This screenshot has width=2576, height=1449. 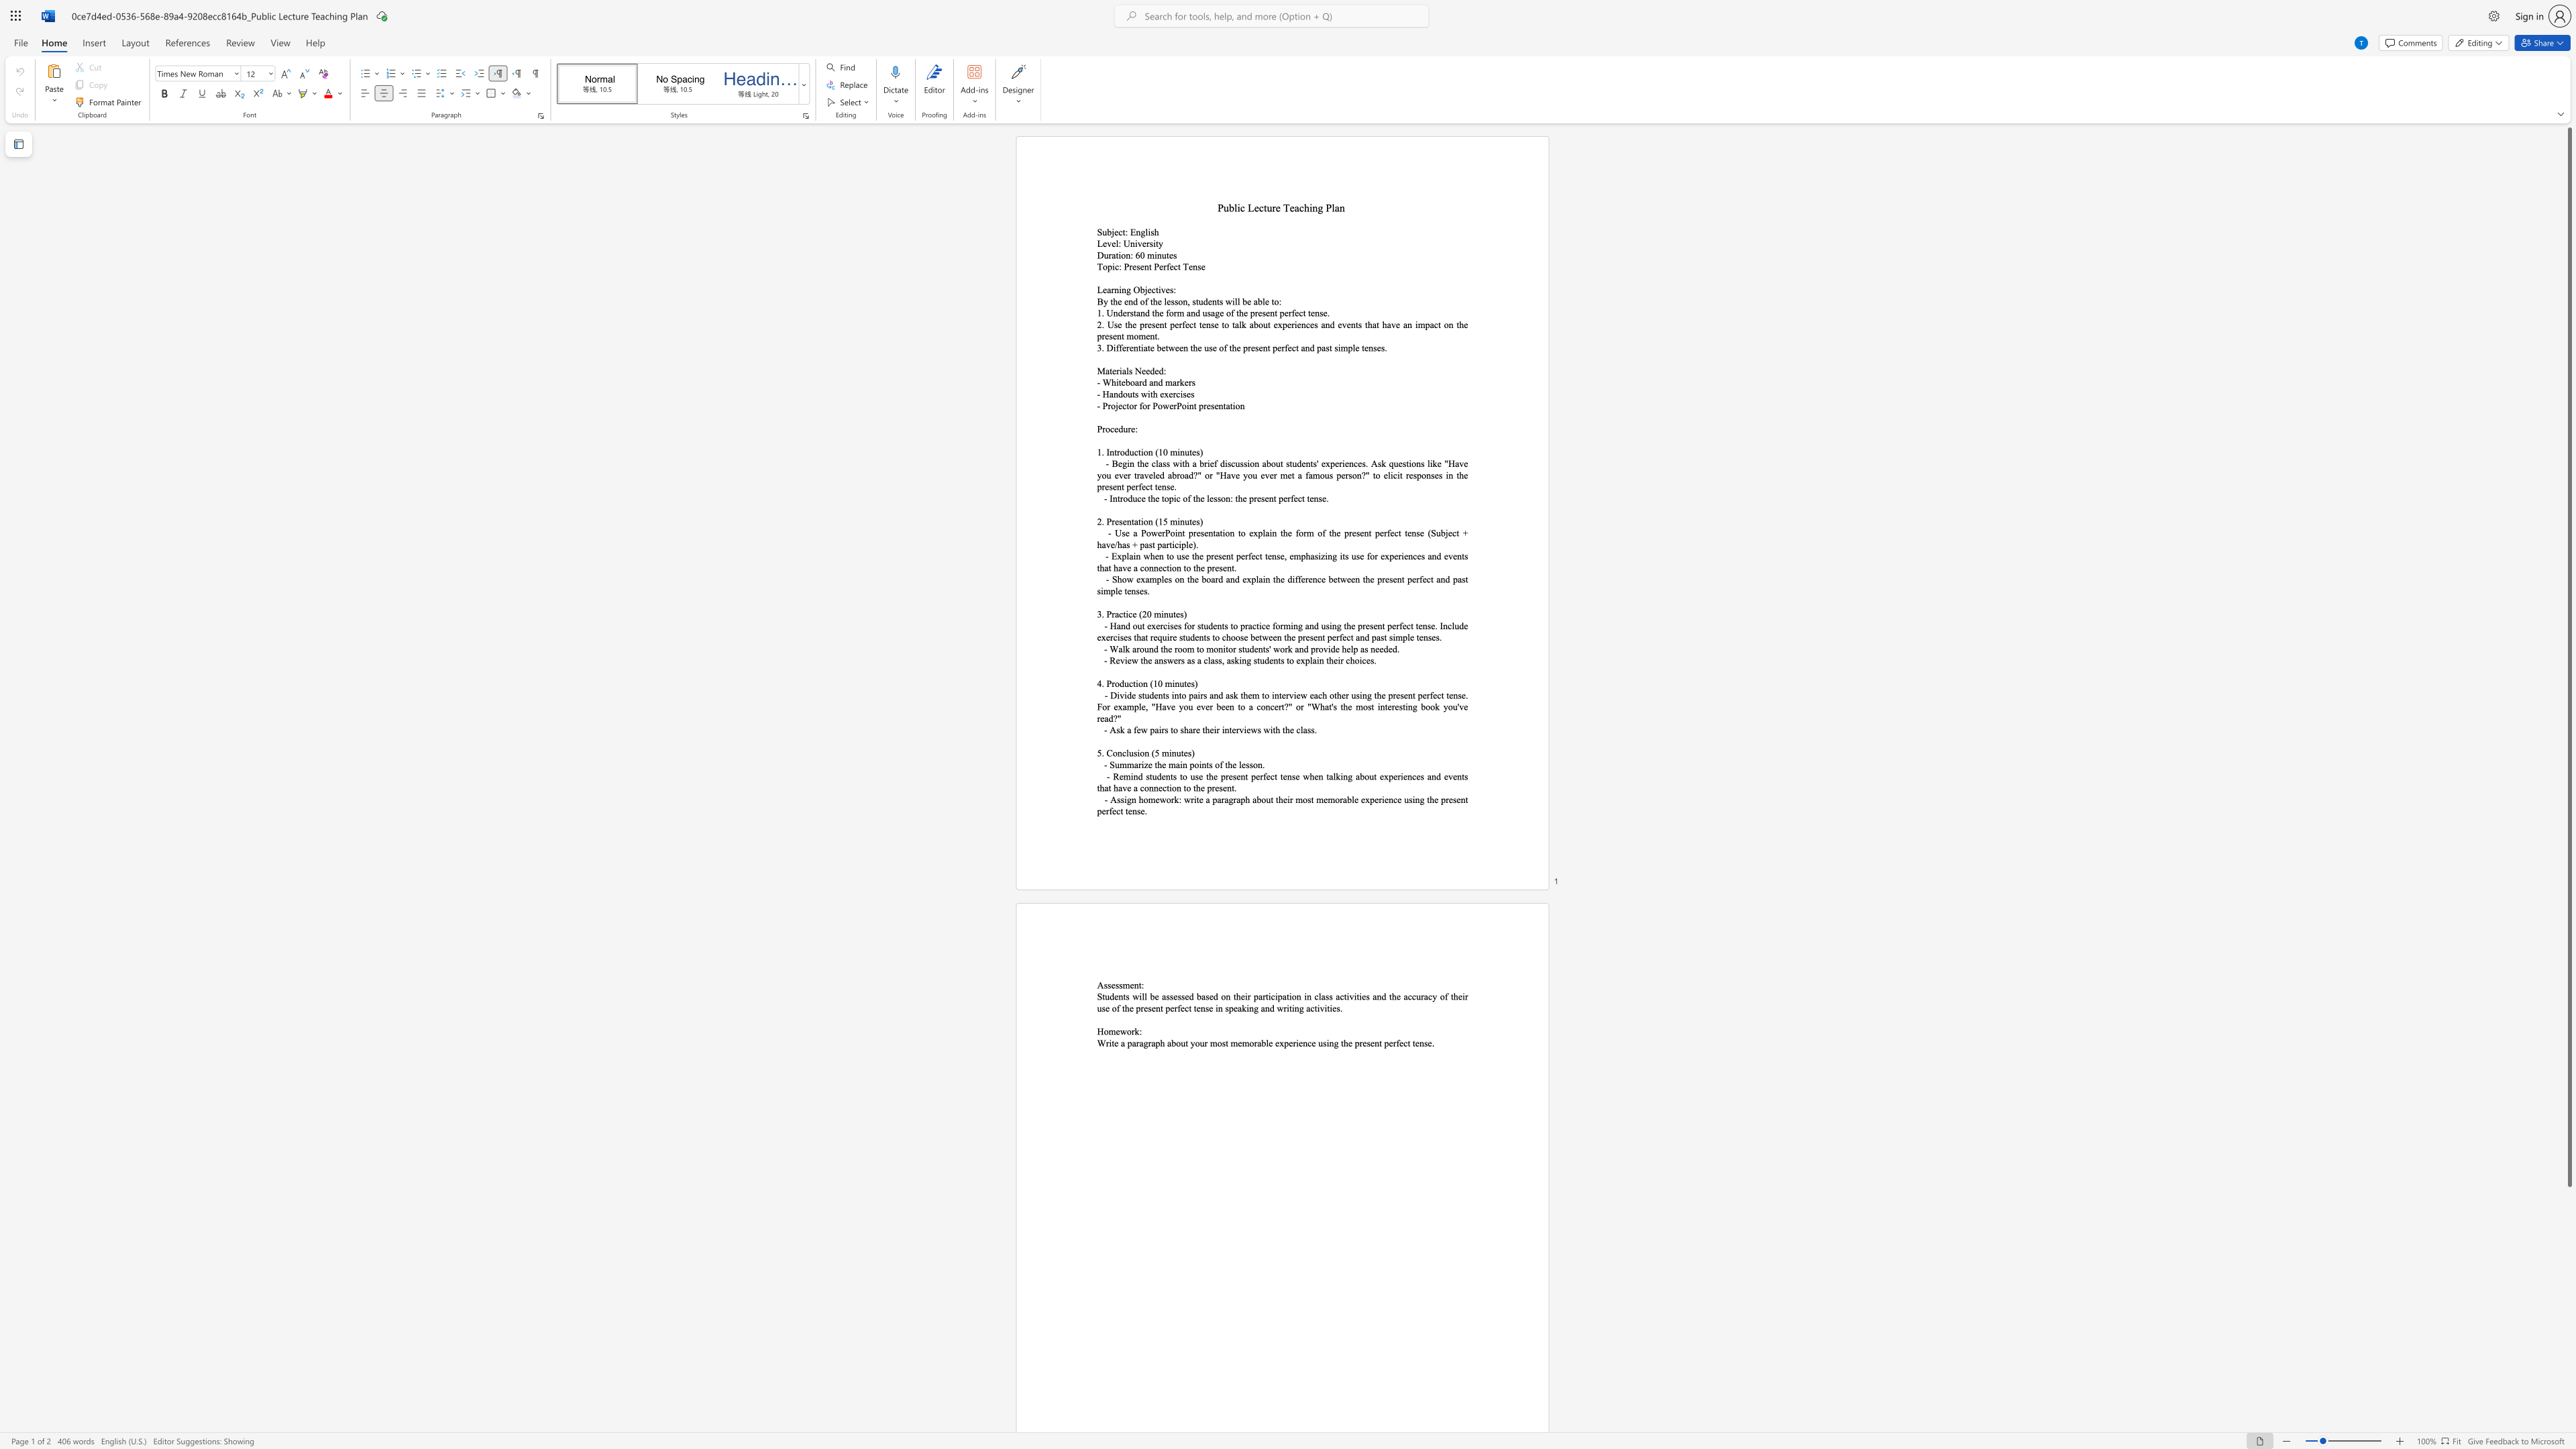 I want to click on the subset text "gli" within the text "Subject: English", so click(x=1140, y=231).